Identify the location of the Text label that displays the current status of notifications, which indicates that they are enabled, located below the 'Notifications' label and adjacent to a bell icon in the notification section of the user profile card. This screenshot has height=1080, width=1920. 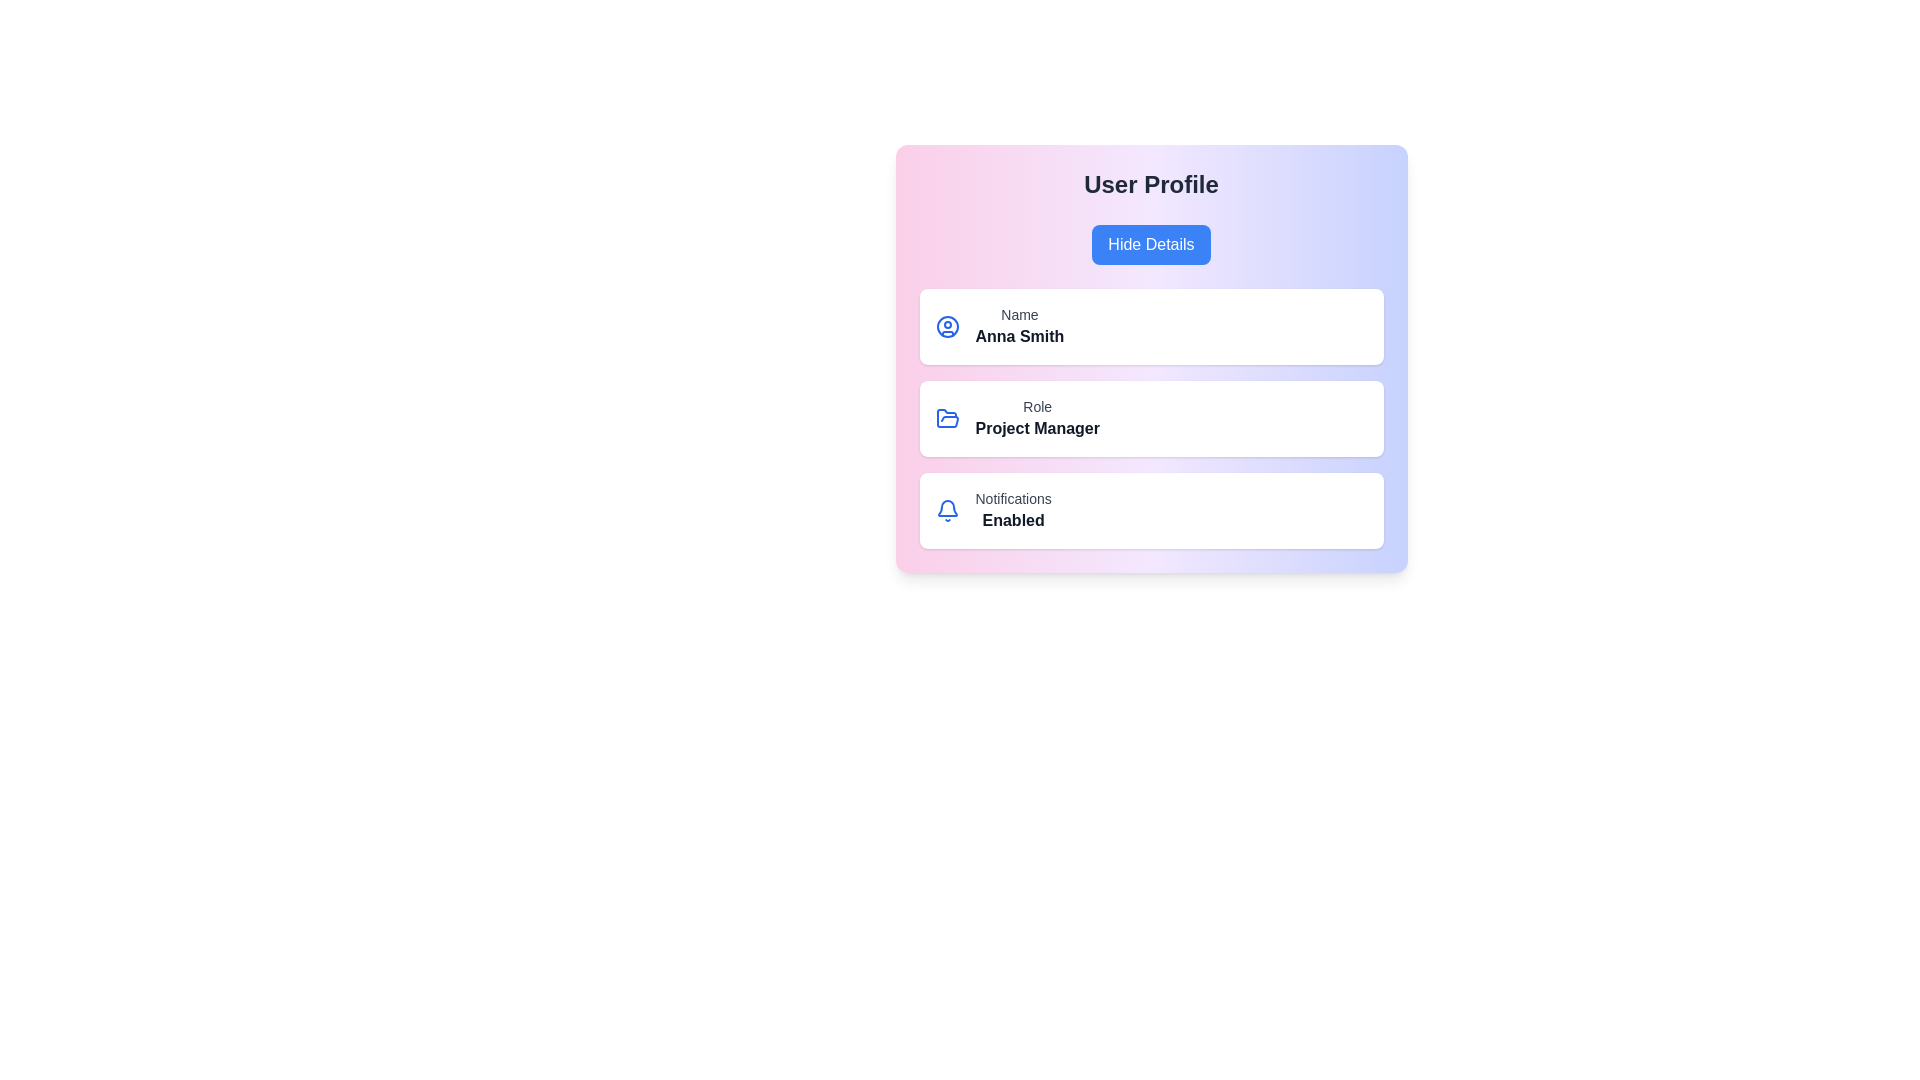
(1013, 519).